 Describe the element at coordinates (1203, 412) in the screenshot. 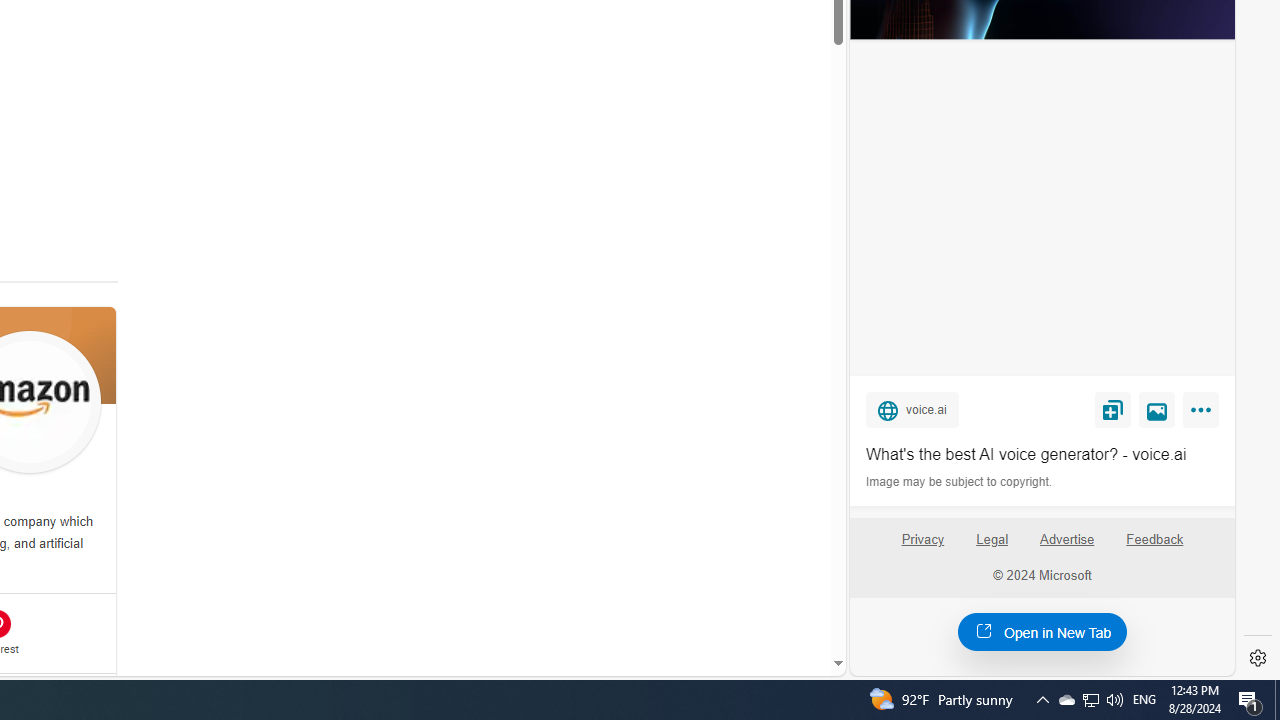

I see `'More'` at that location.